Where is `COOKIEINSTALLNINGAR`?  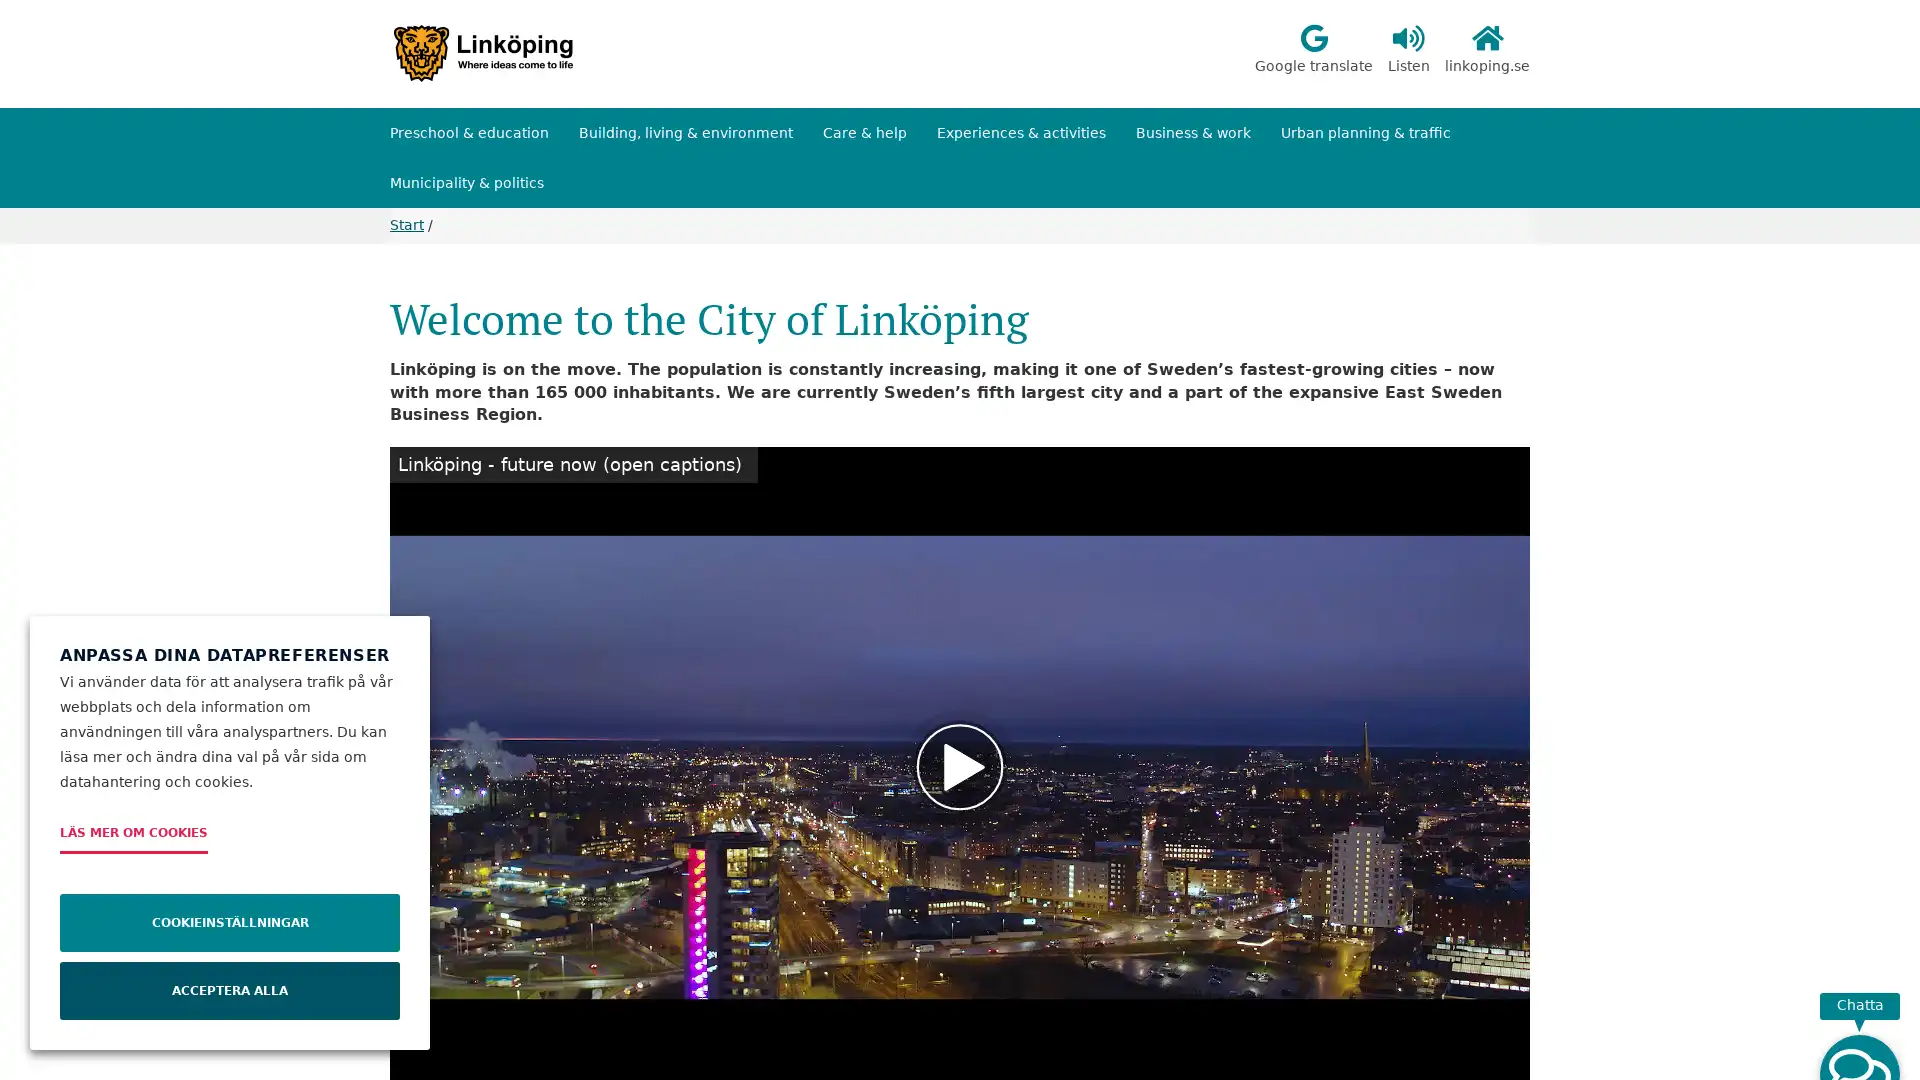
COOKIEINSTALLNINGAR is located at coordinates (230, 922).